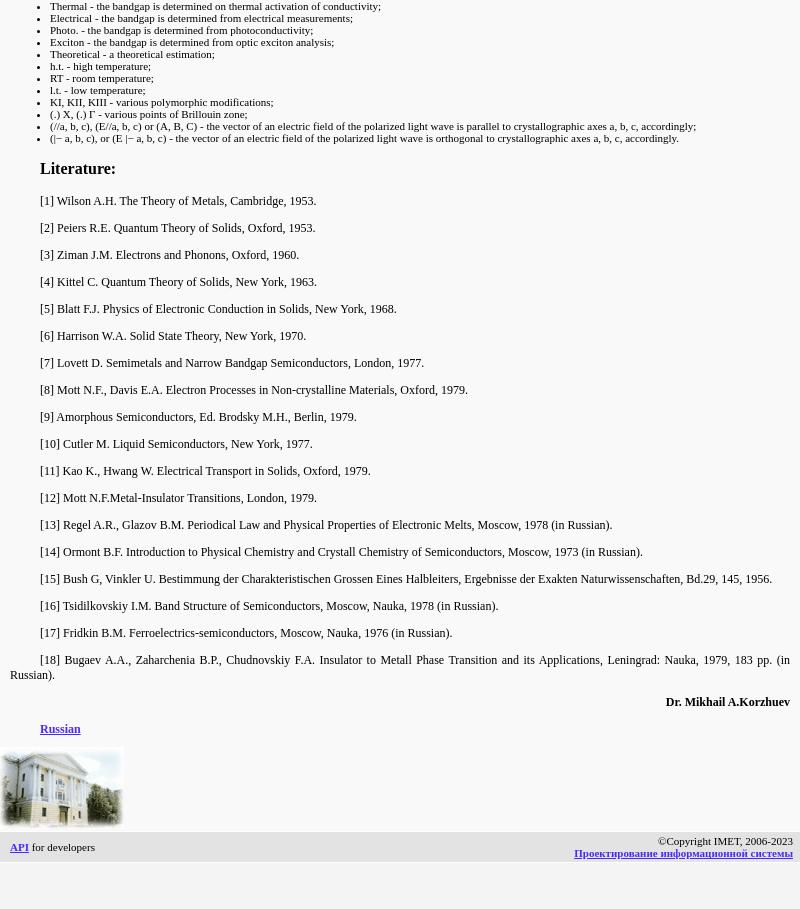 This screenshot has height=909, width=800. What do you see at coordinates (269, 606) in the screenshot?
I see `'[16] Tsidilkovskiy I.M. Band Structure of Semiconductors, Moscow, Nauka, 1978 (in Russian).'` at bounding box center [269, 606].